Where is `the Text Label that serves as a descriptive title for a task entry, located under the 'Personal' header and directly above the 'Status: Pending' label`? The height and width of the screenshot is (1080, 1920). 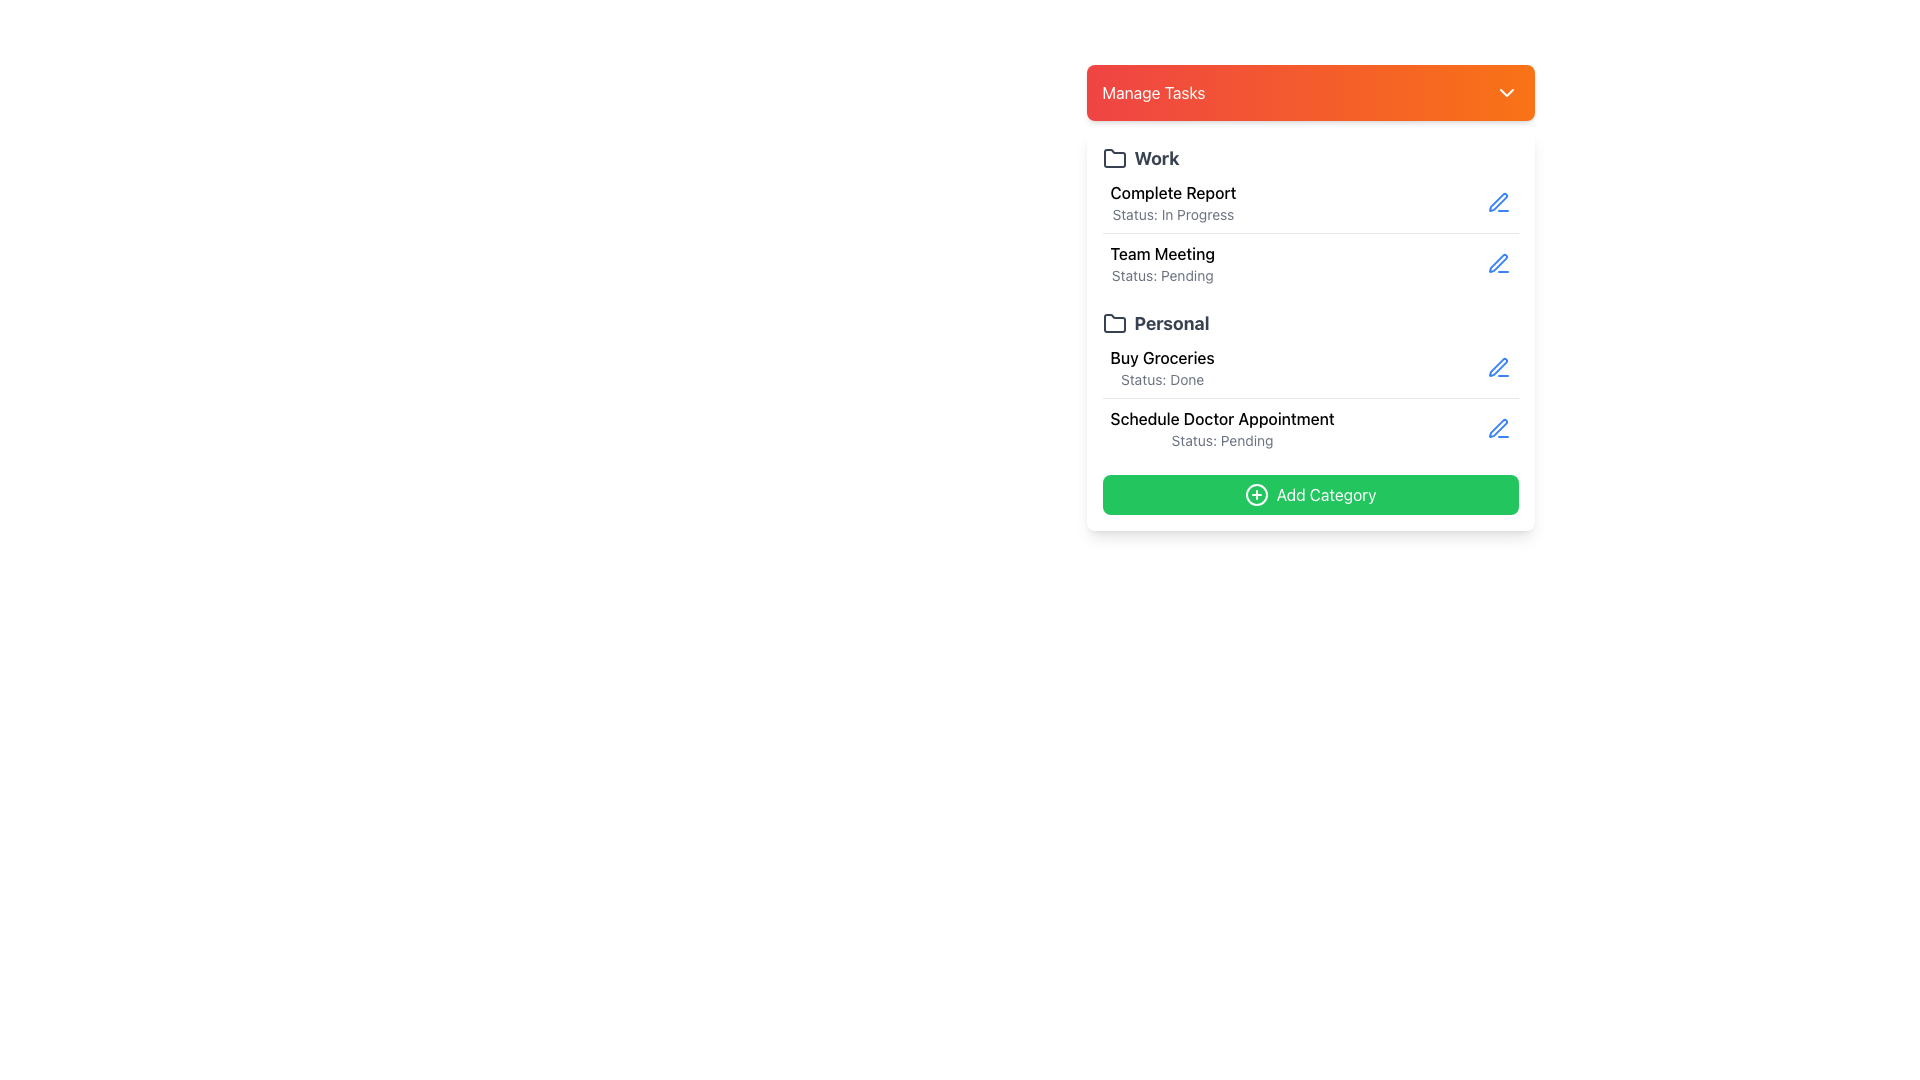
the Text Label that serves as a descriptive title for a task entry, located under the 'Personal' header and directly above the 'Status: Pending' label is located at coordinates (1221, 418).